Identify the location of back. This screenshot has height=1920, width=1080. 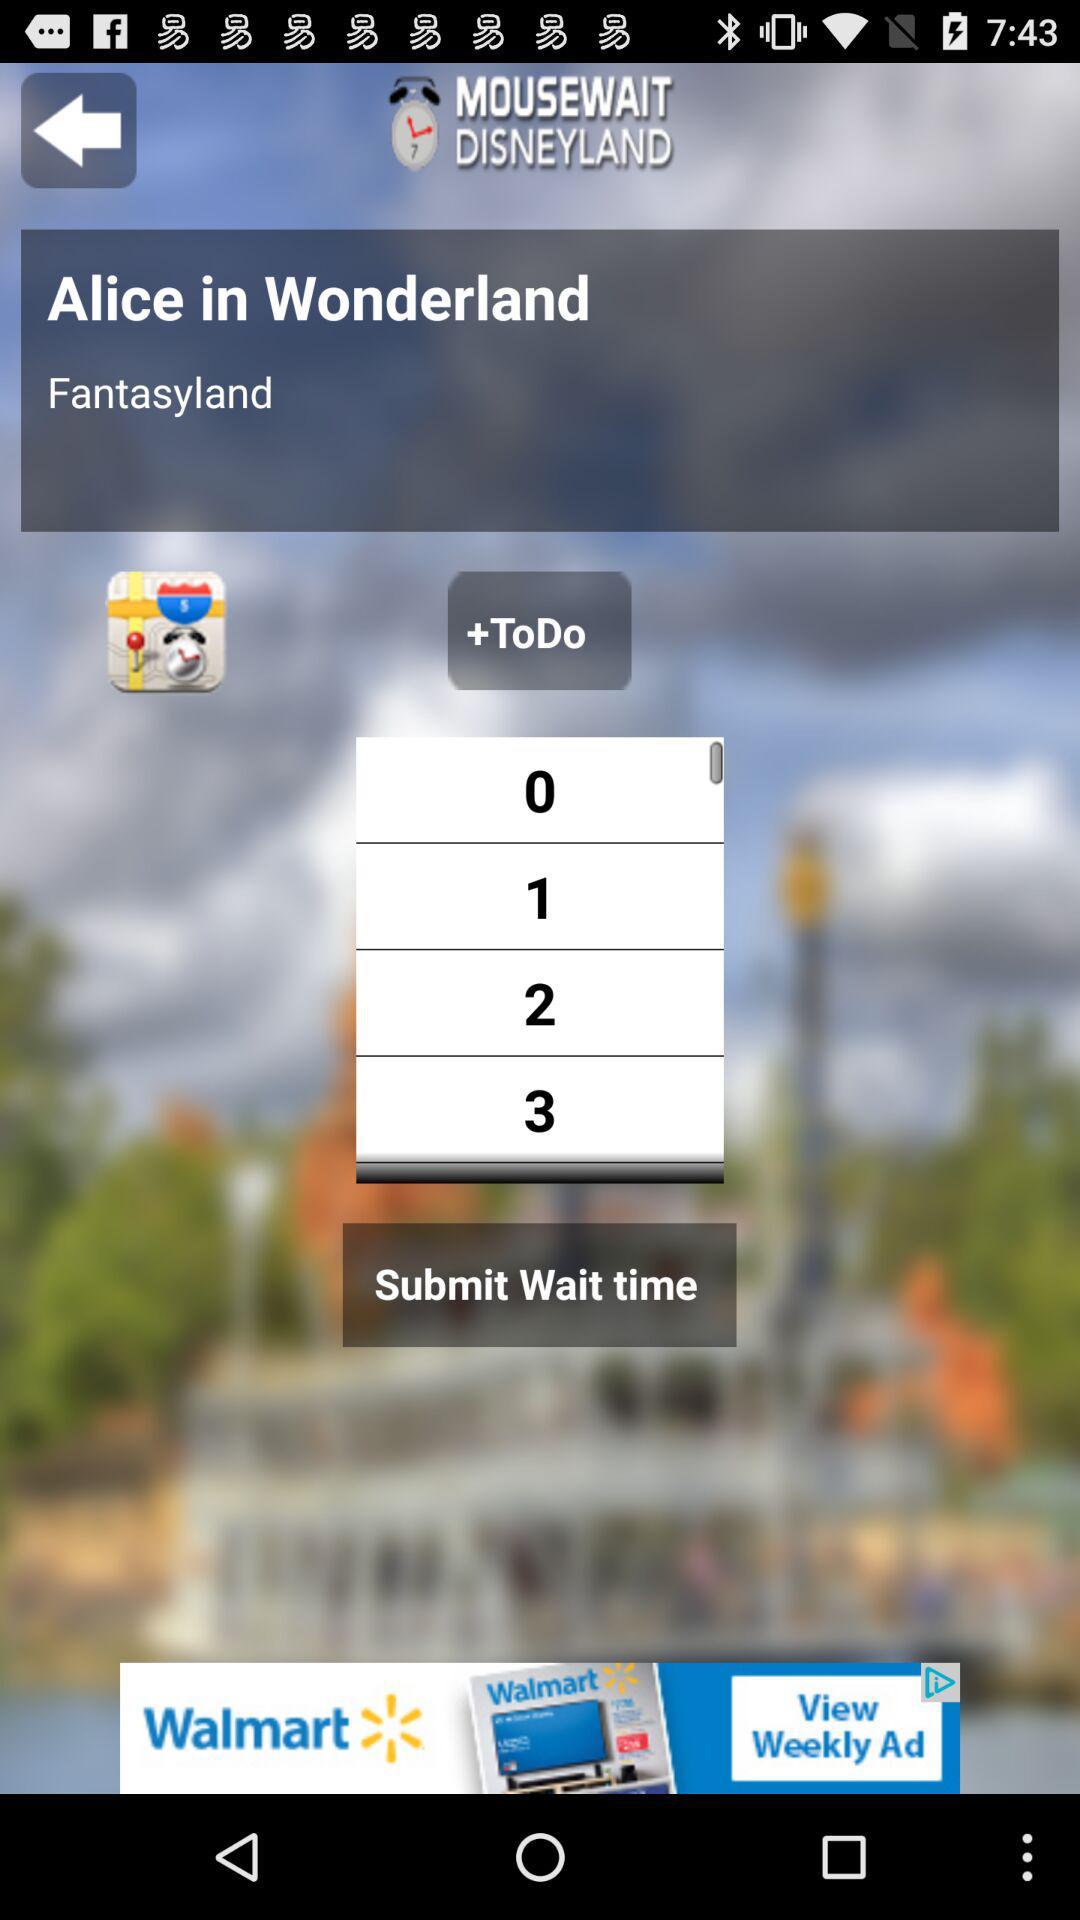
(77, 129).